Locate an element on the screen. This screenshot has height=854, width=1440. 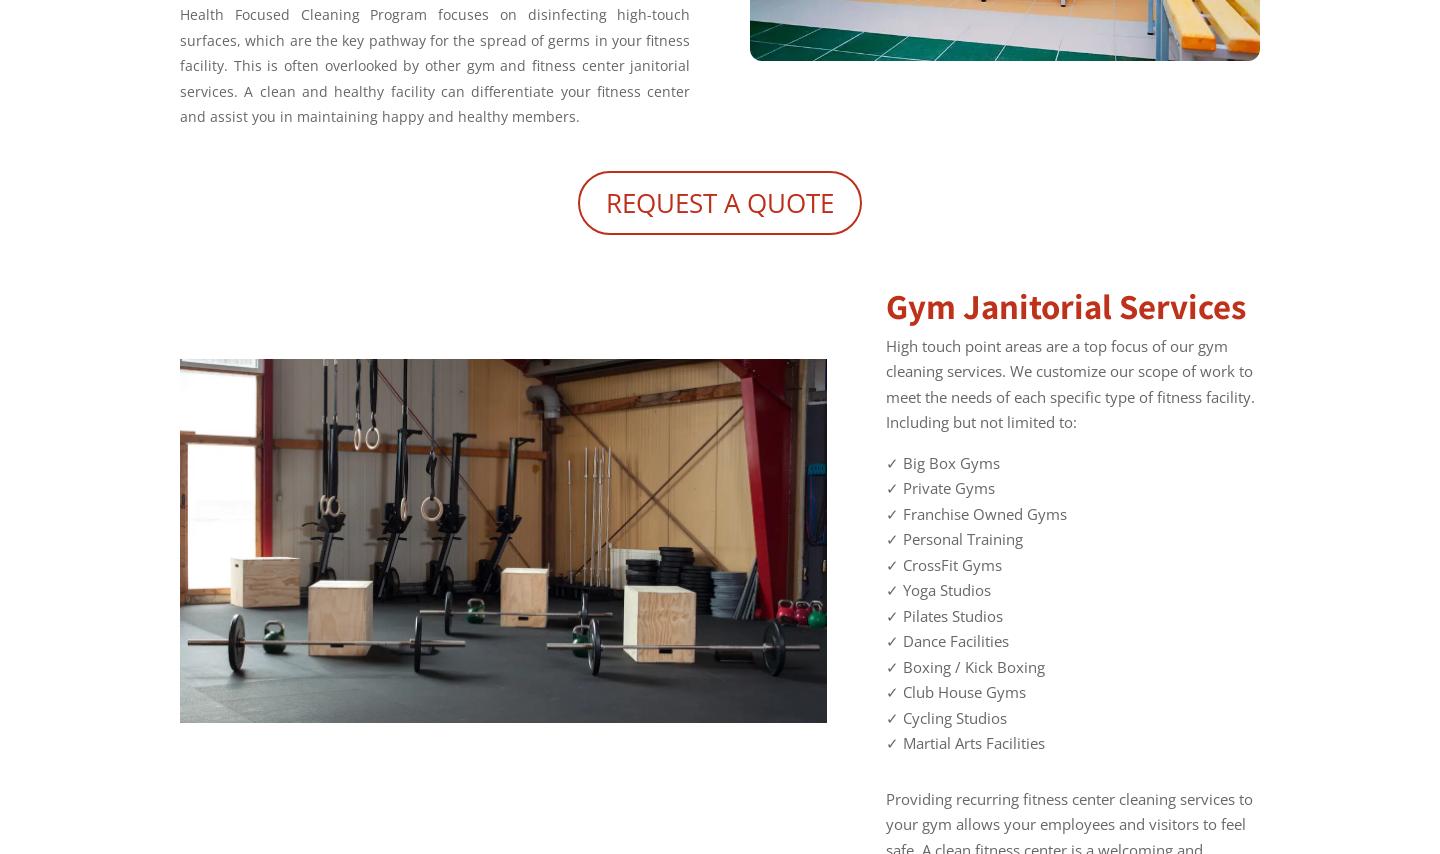
'✓ Big Box Gyms' is located at coordinates (943, 462).